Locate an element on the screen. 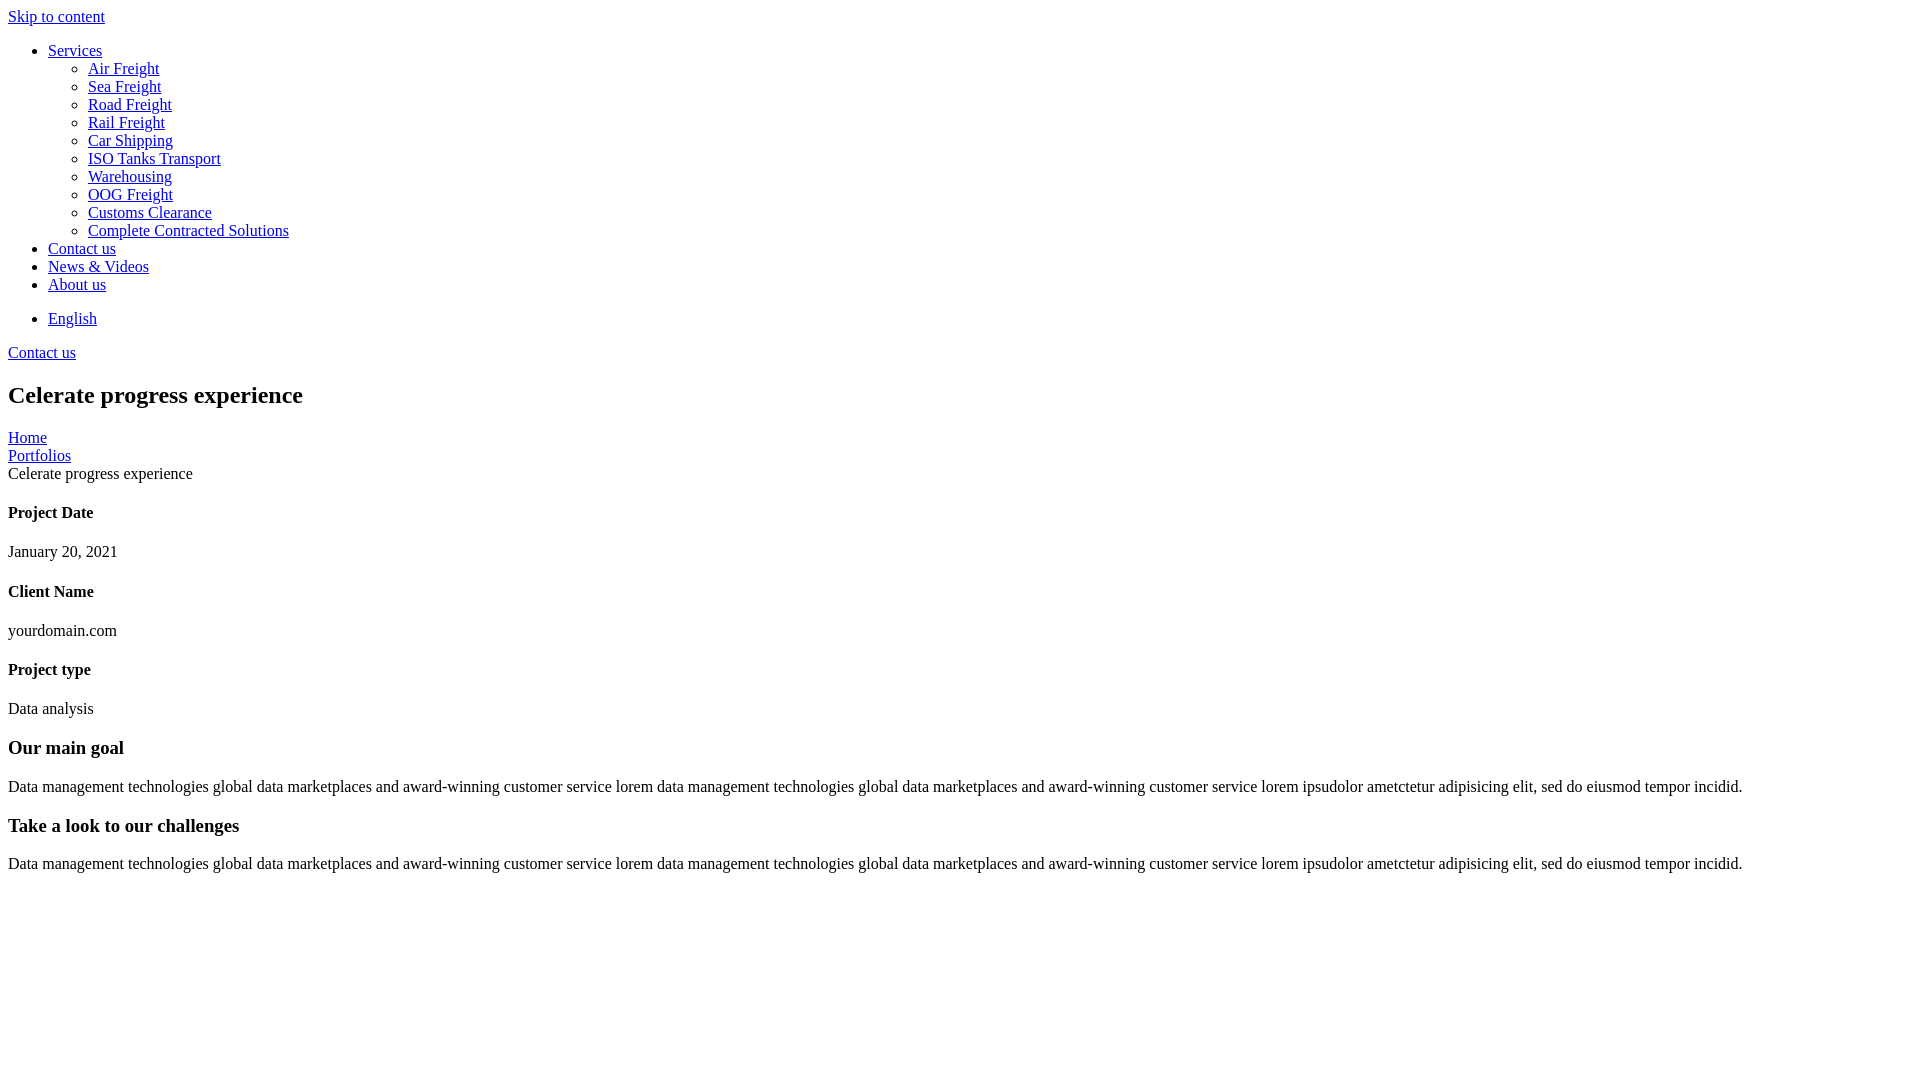 This screenshot has height=1080, width=1920. 'Portfolios' is located at coordinates (8, 455).